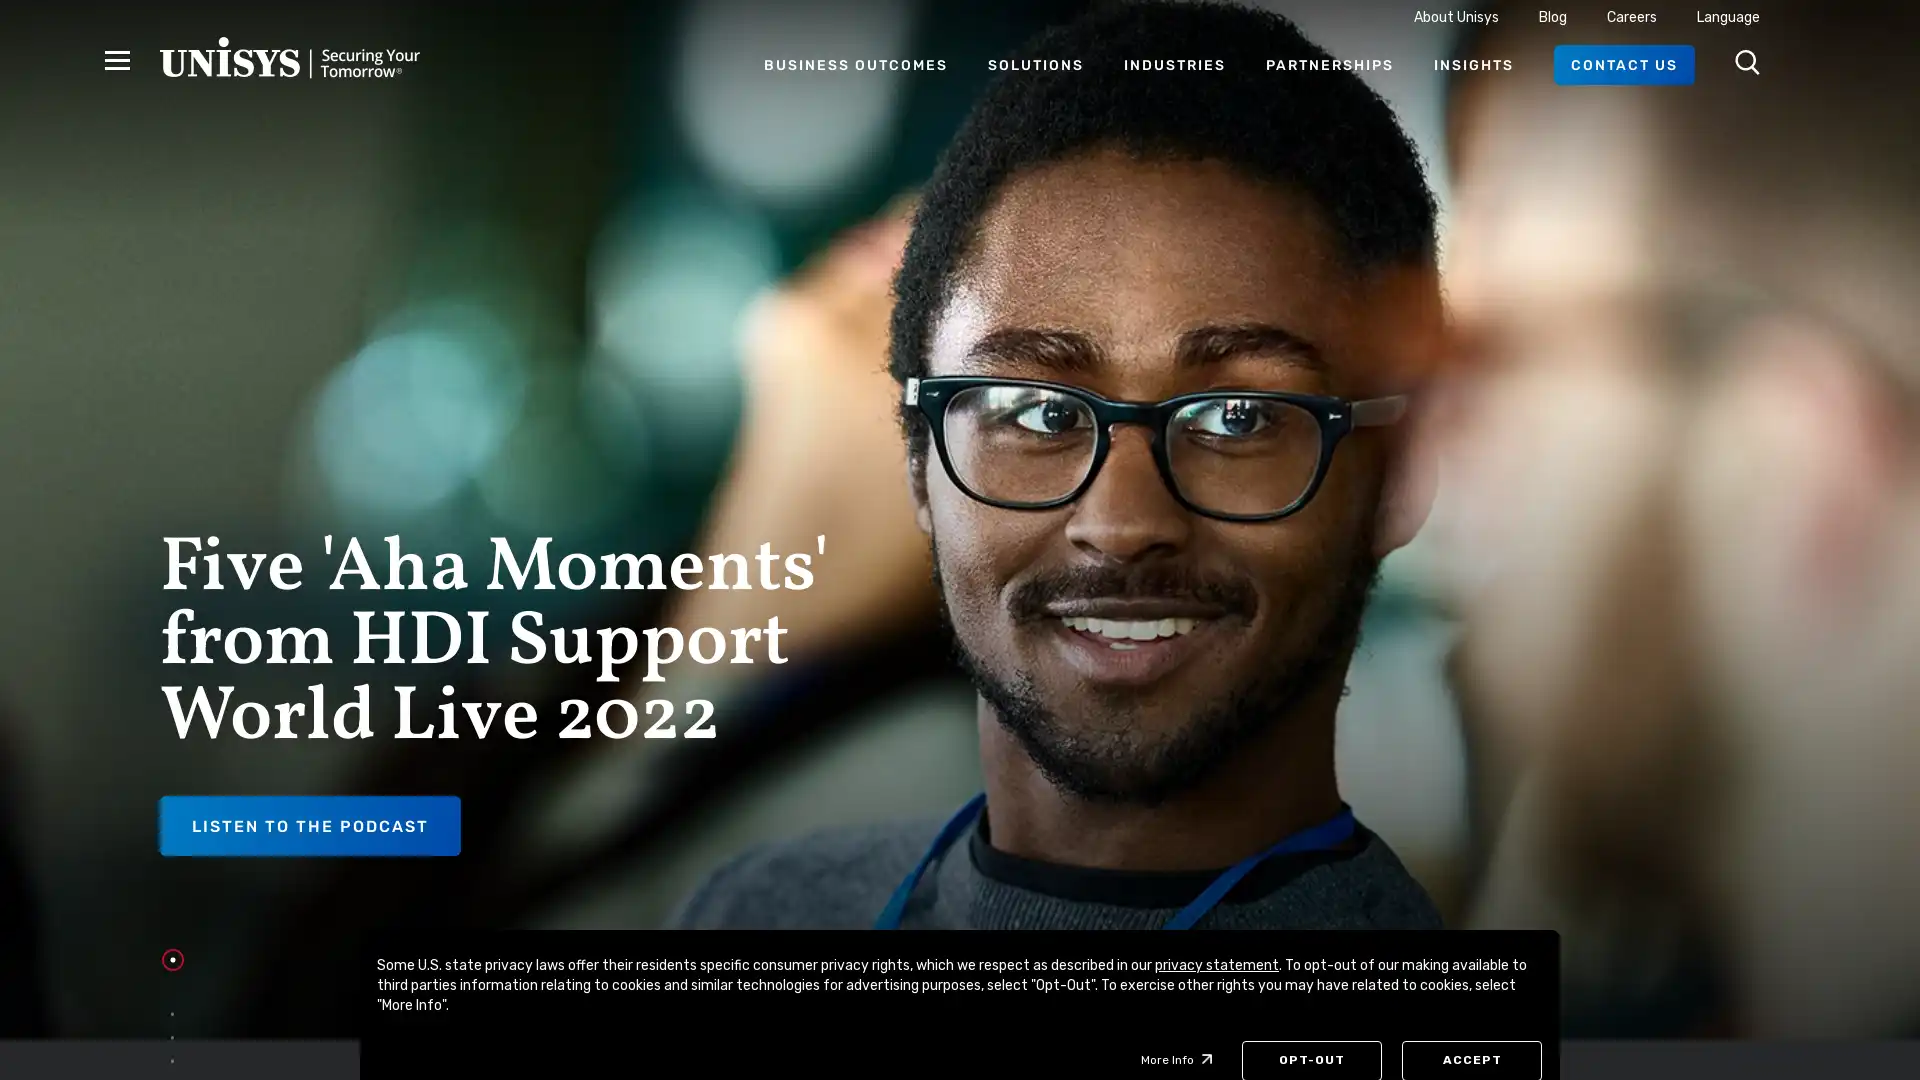 The height and width of the screenshot is (1080, 1920). I want to click on Language, so click(1727, 18).